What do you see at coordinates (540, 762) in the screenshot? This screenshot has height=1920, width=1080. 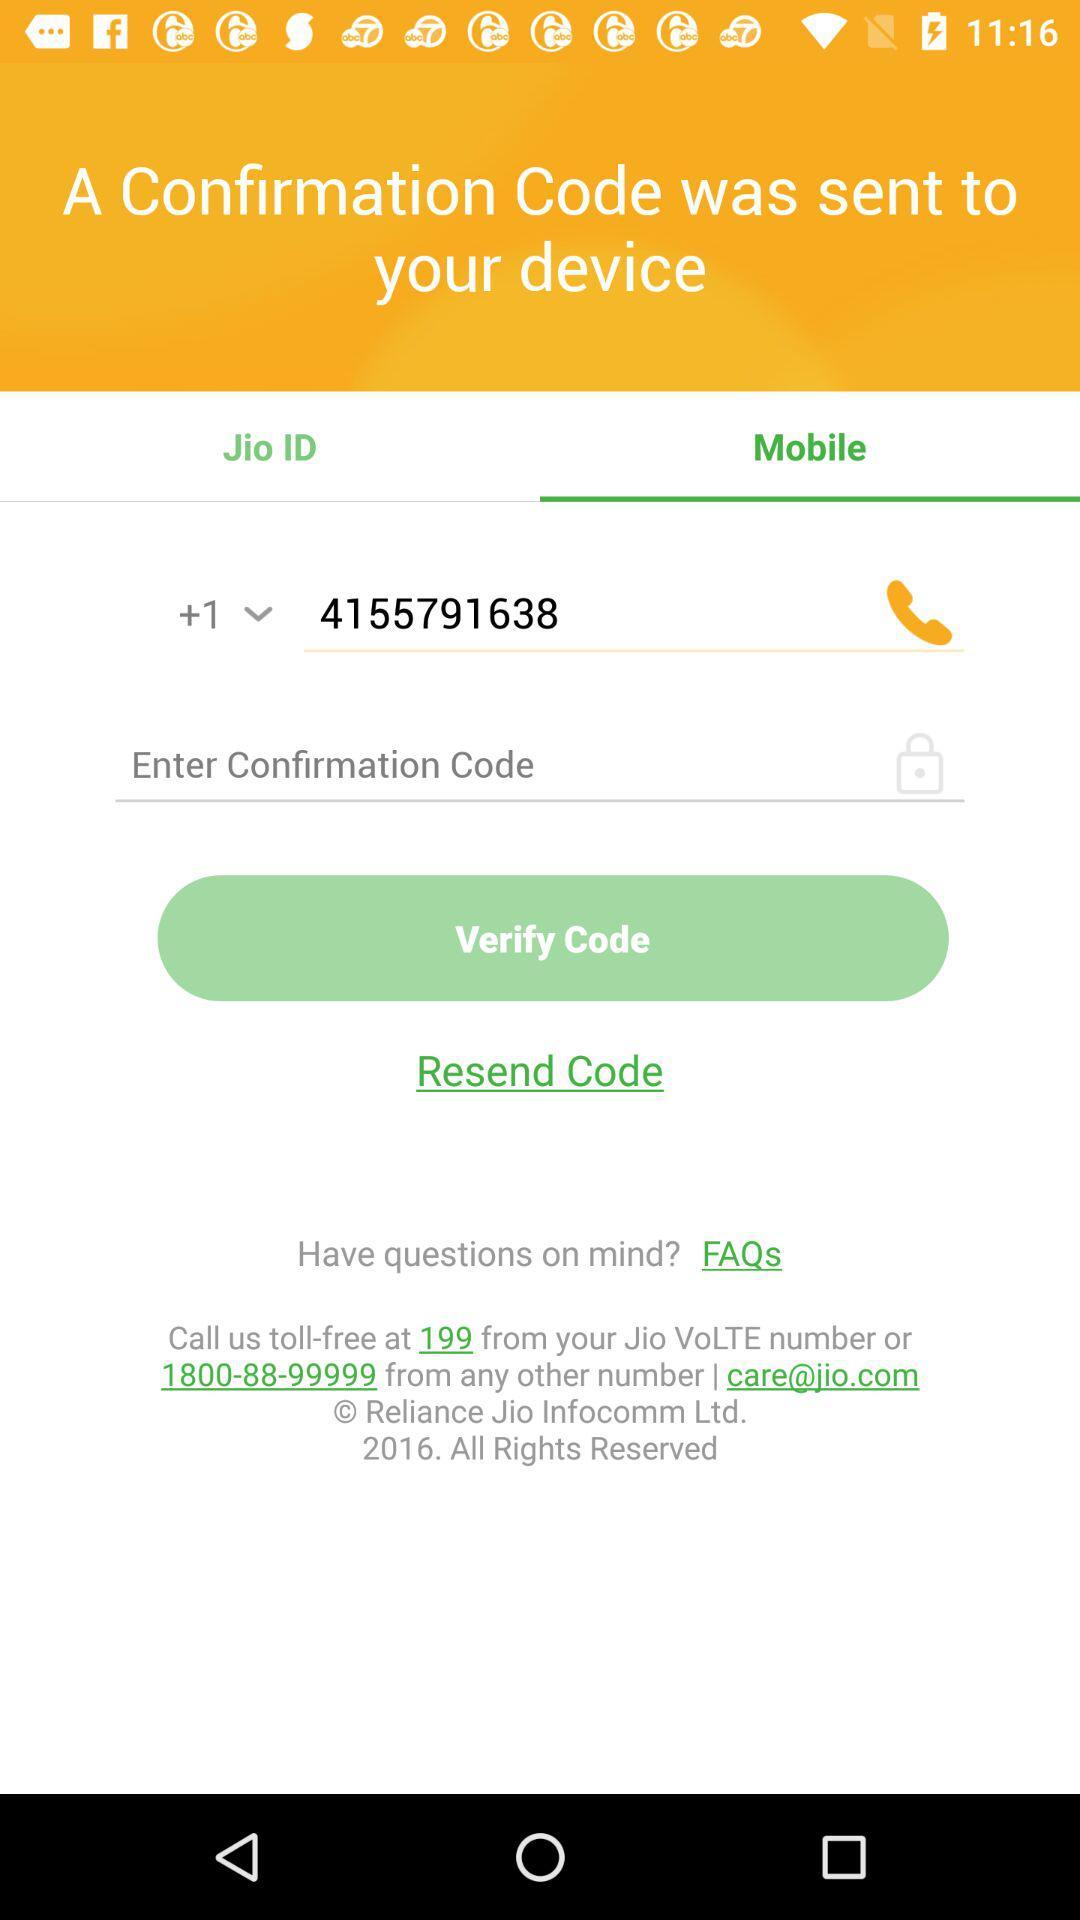 I see `confirmation code` at bounding box center [540, 762].